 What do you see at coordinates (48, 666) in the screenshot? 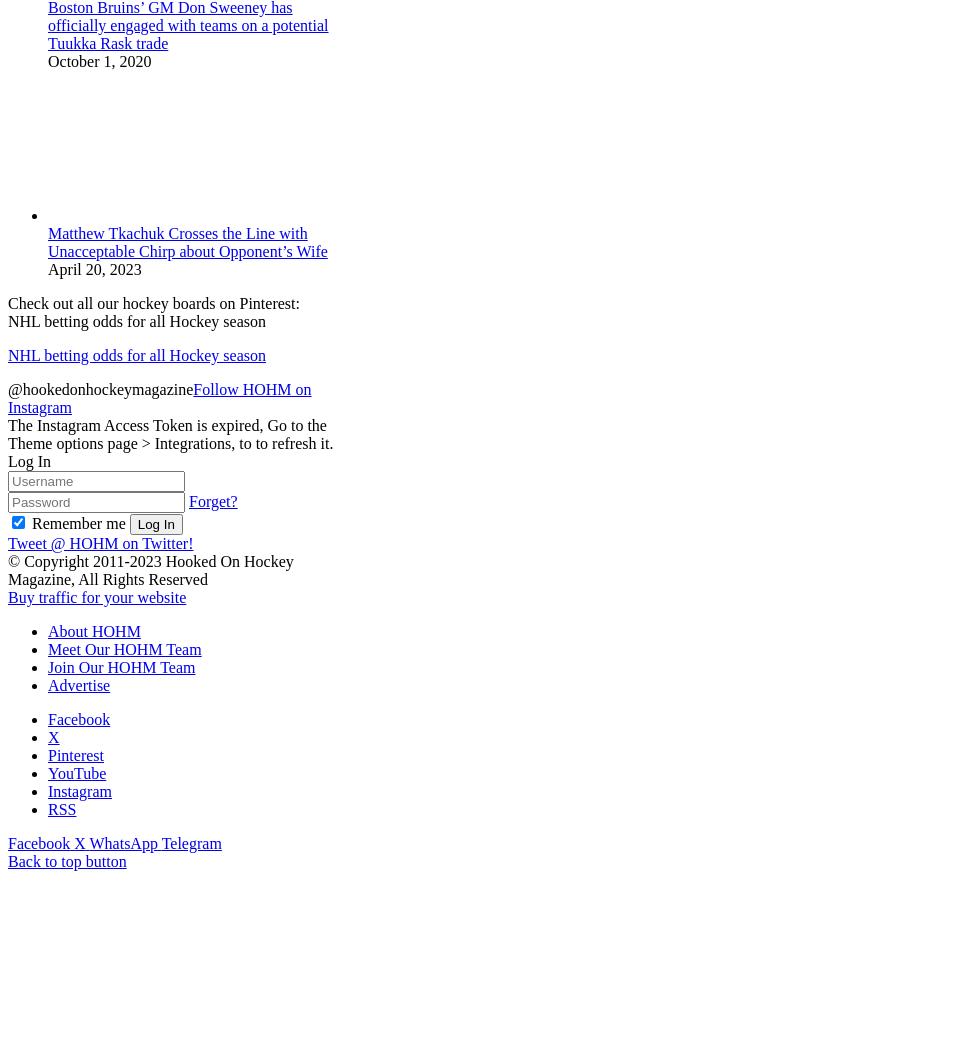
I see `'Join Our HOHM Team'` at bounding box center [48, 666].